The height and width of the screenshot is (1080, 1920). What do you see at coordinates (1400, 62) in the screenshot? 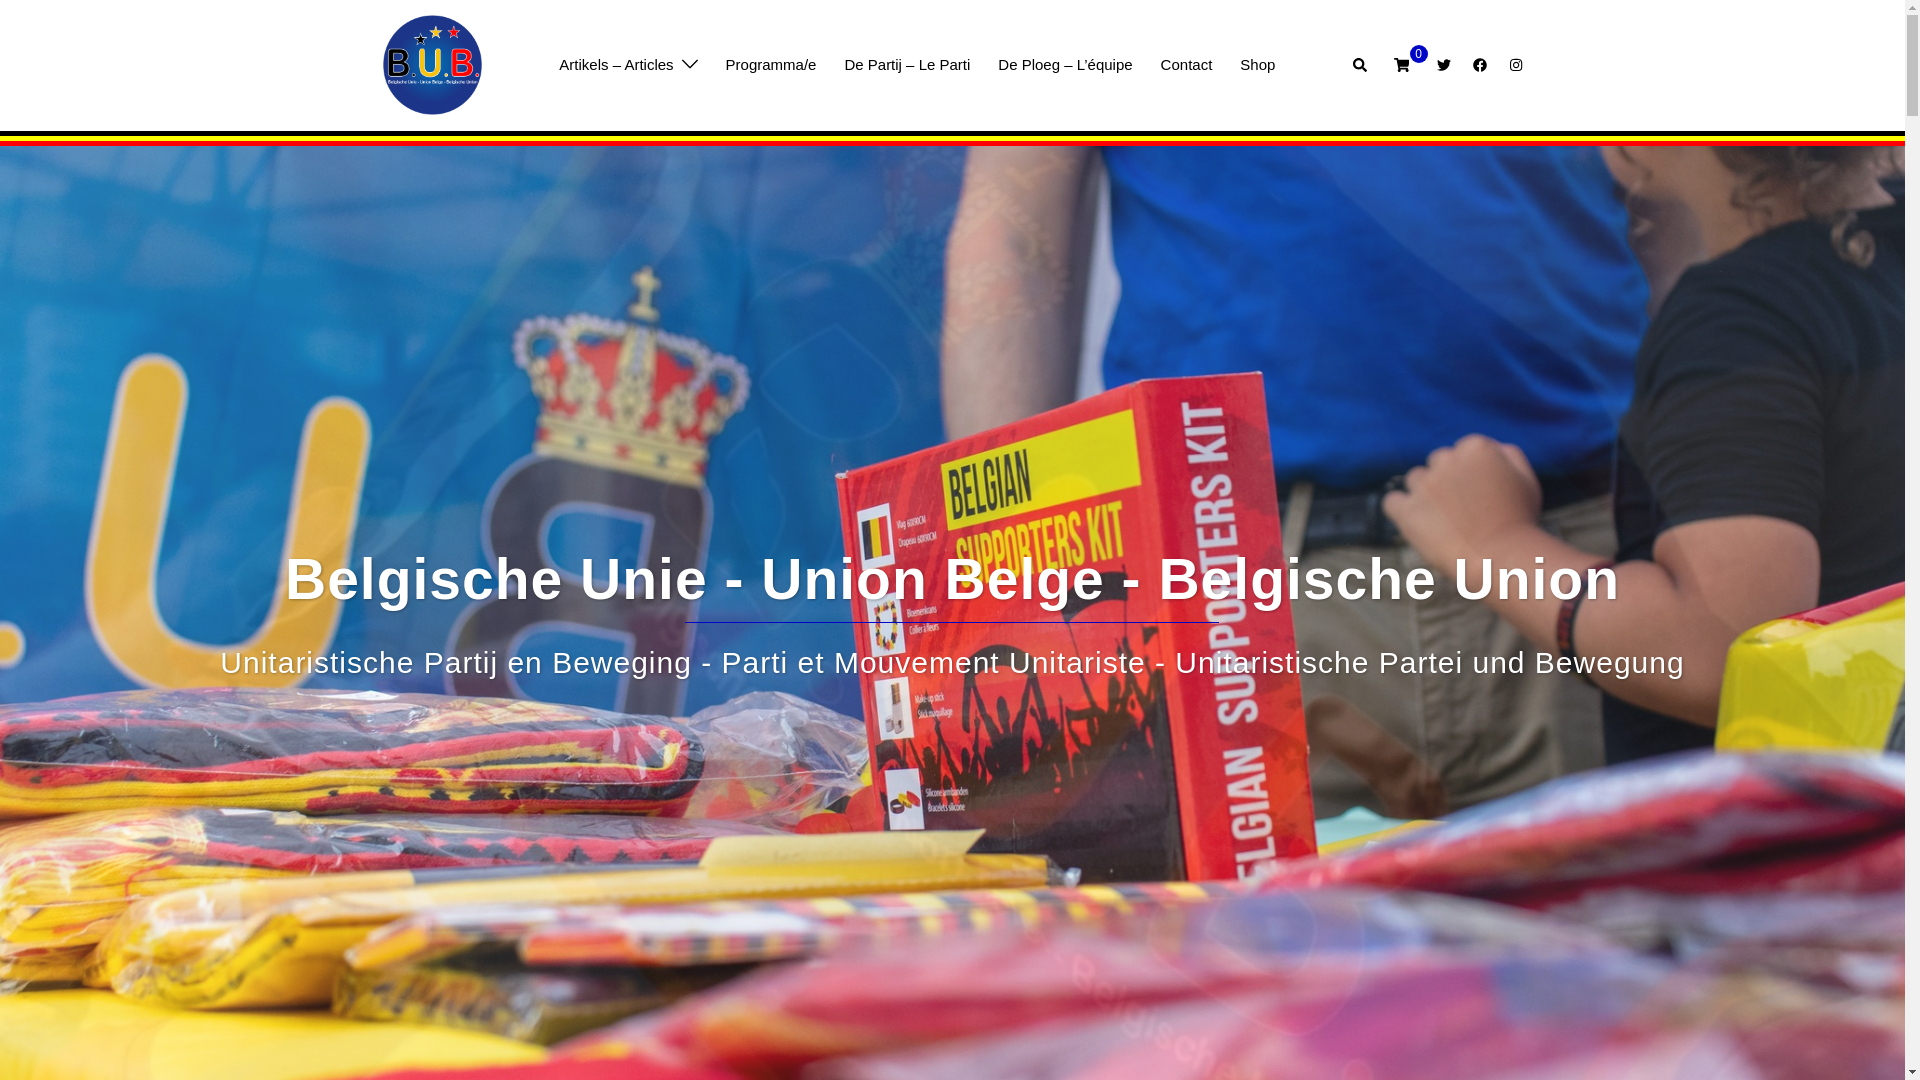
I see `'0'` at bounding box center [1400, 62].